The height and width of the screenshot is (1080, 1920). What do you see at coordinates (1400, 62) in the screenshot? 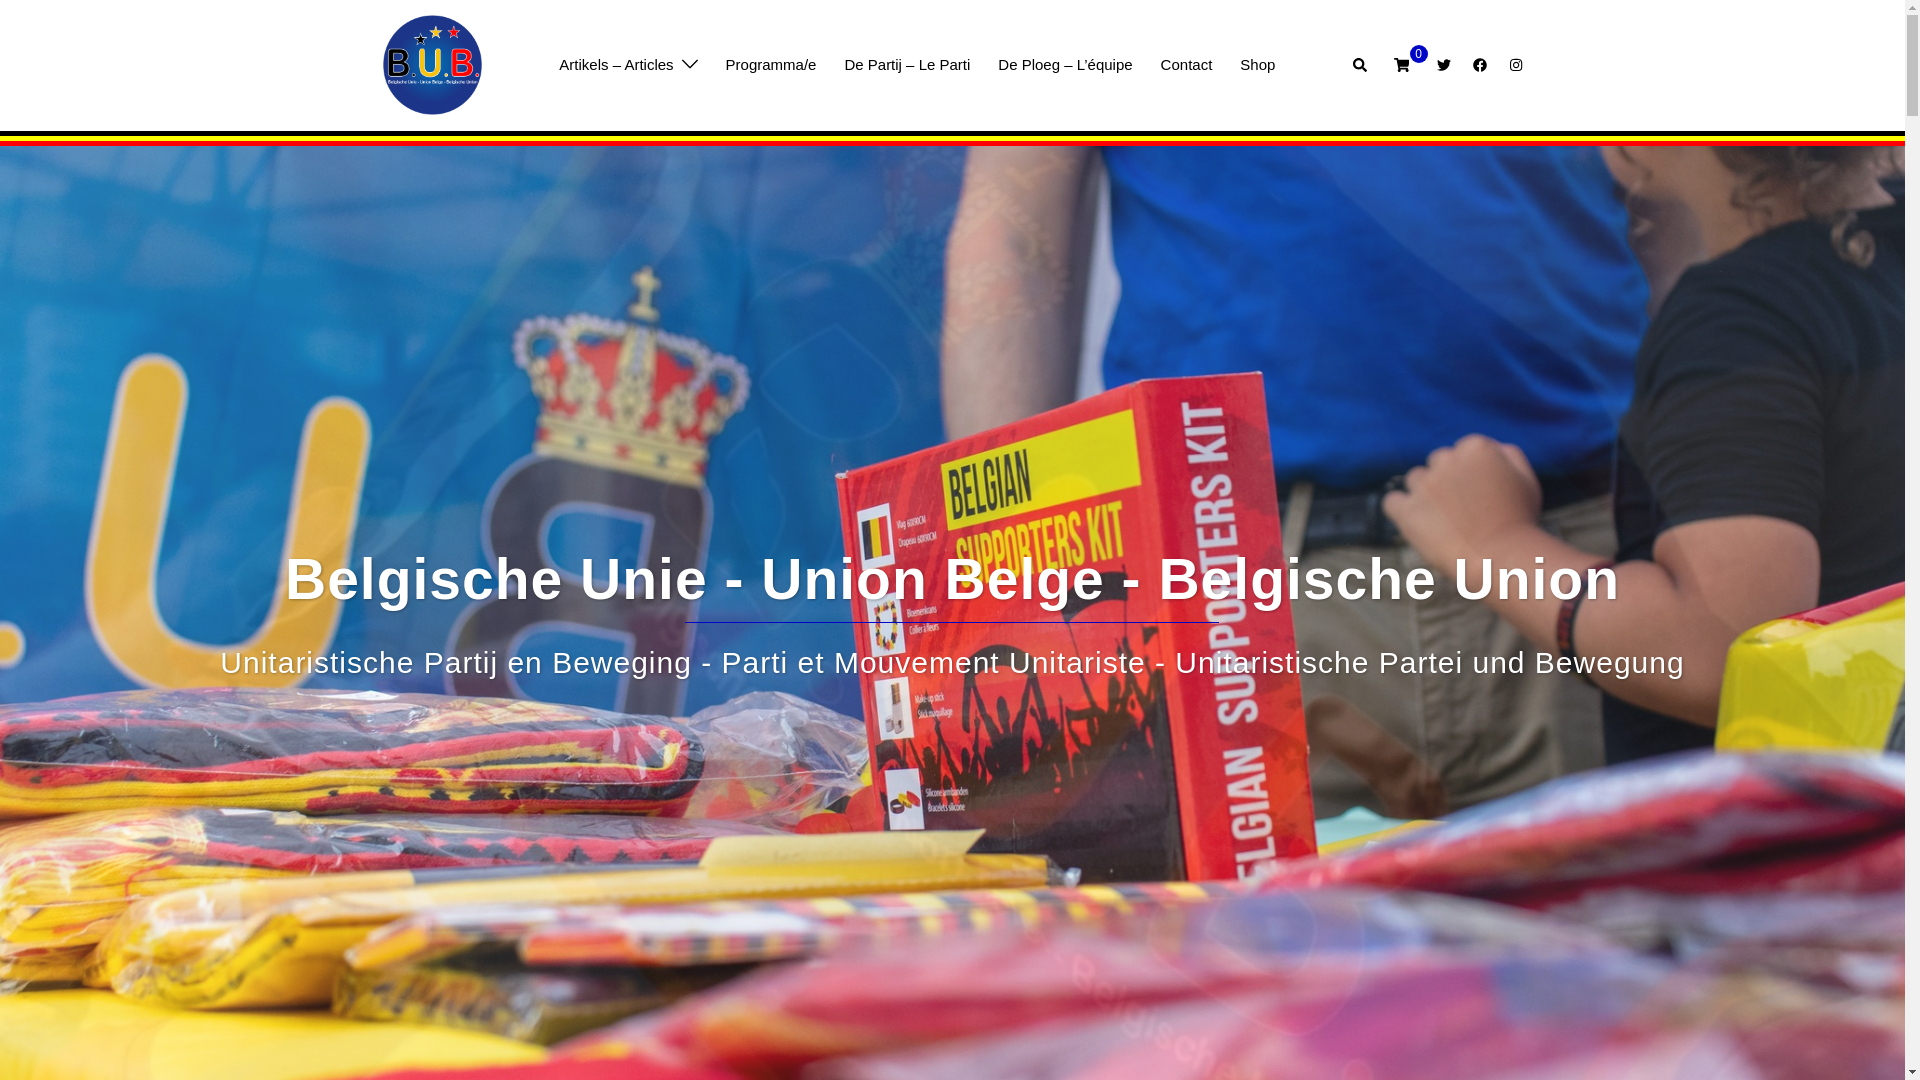
I see `'0'` at bounding box center [1400, 62].